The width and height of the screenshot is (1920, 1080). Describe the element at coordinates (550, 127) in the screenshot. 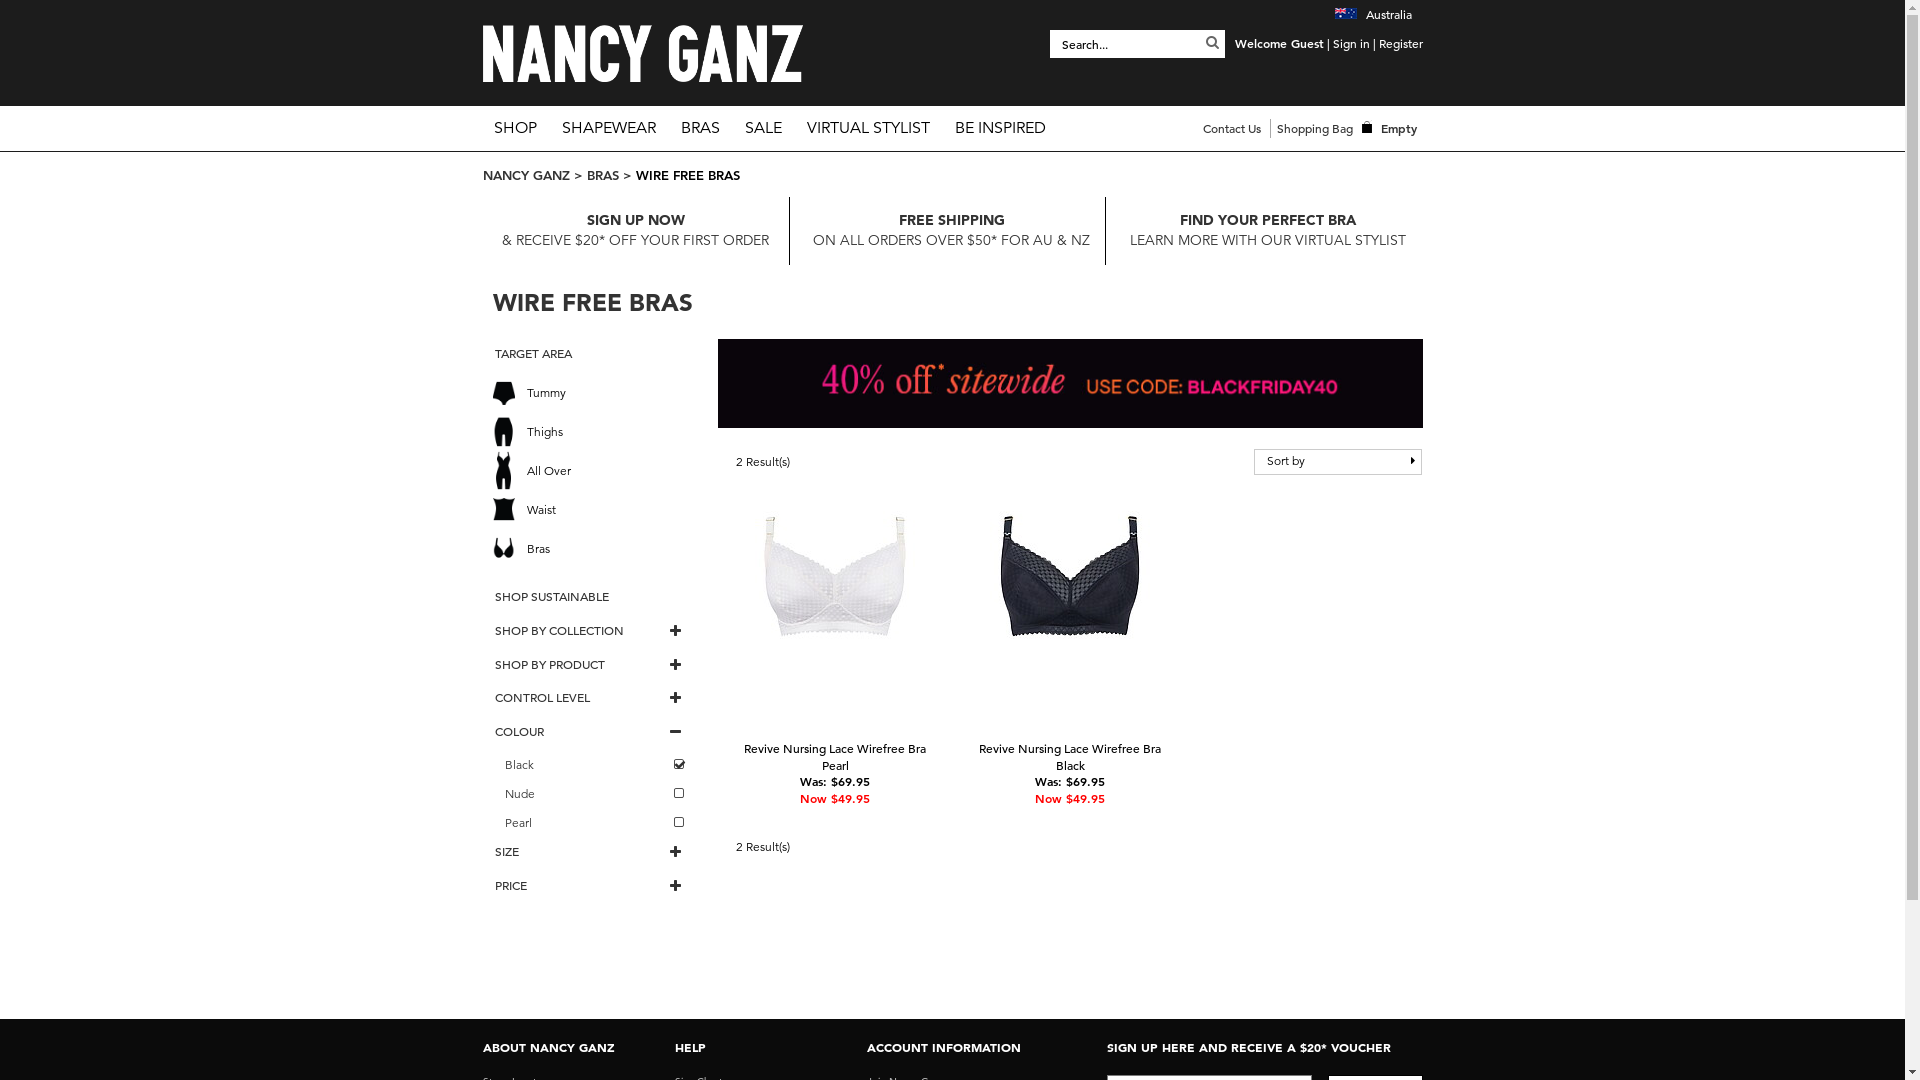

I see `'SHAPEWEAR'` at that location.